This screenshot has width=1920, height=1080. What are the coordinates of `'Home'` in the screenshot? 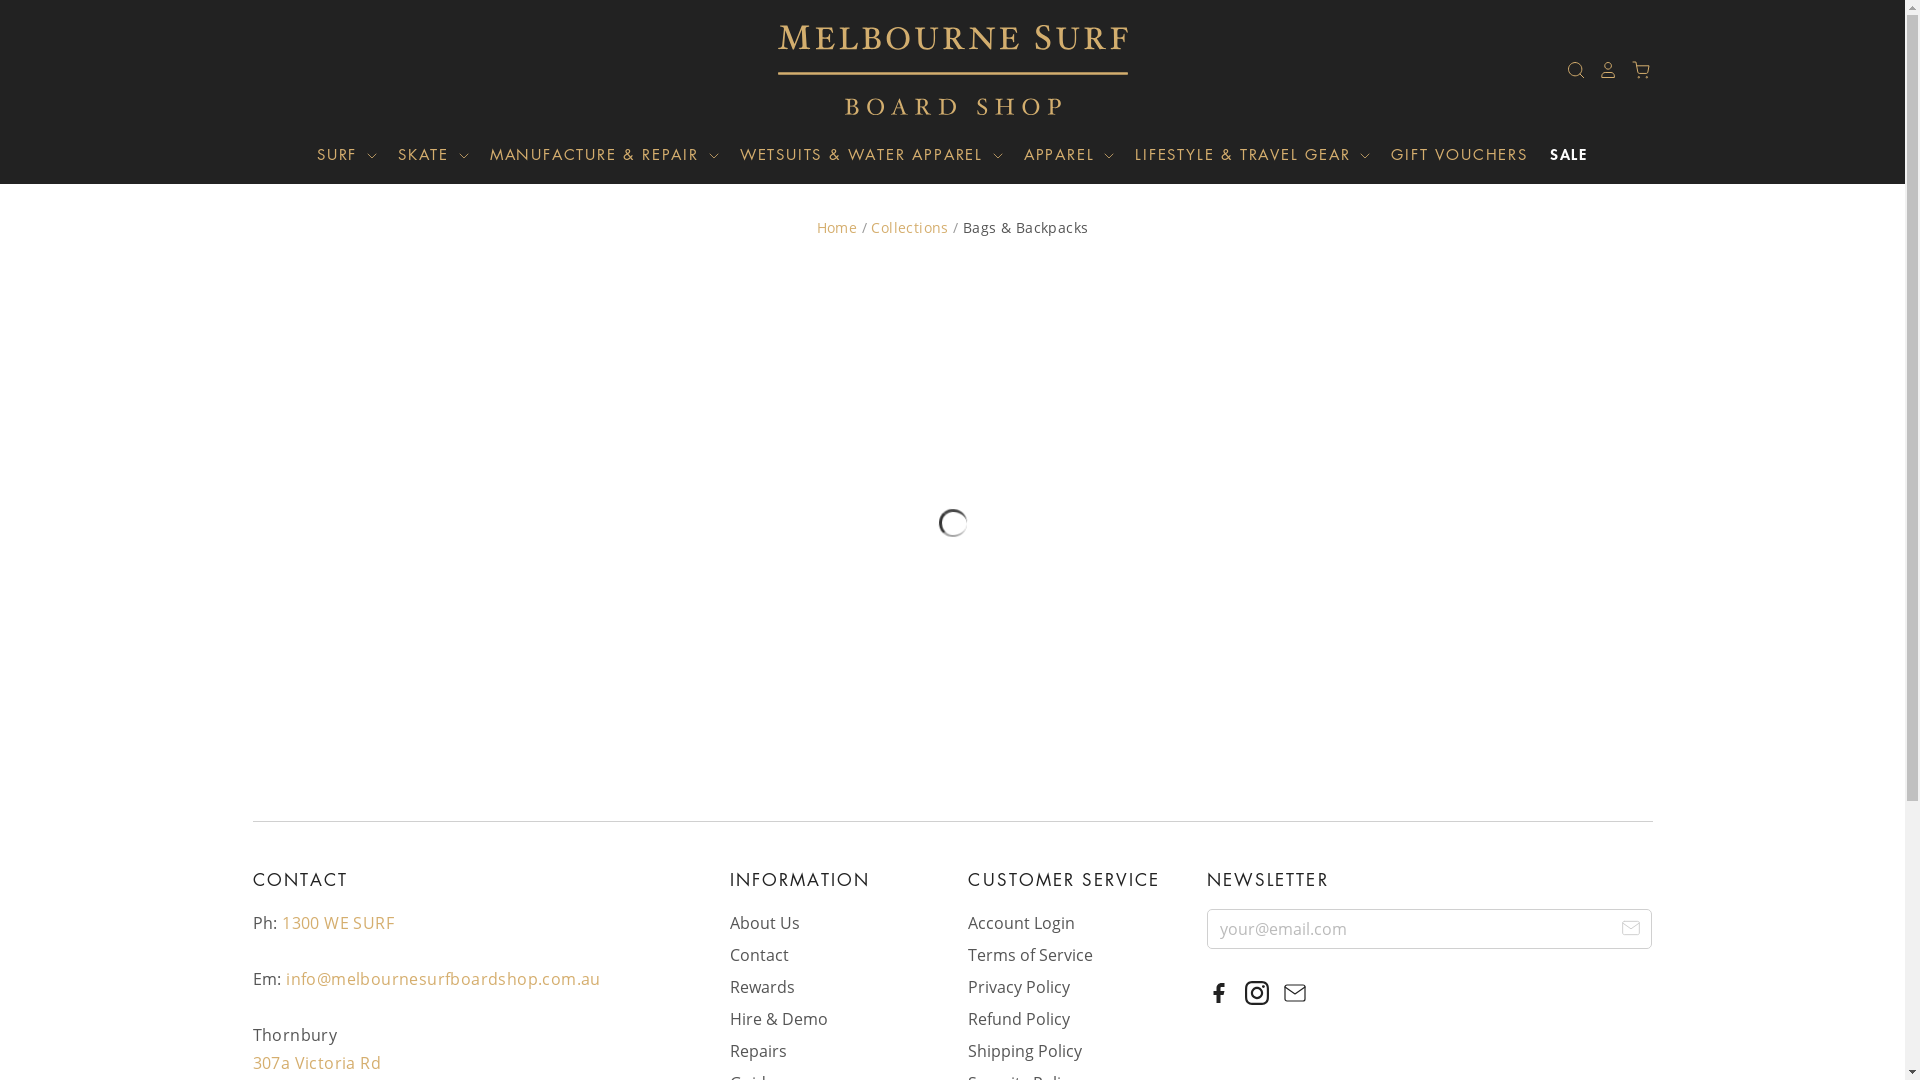 It's located at (837, 226).